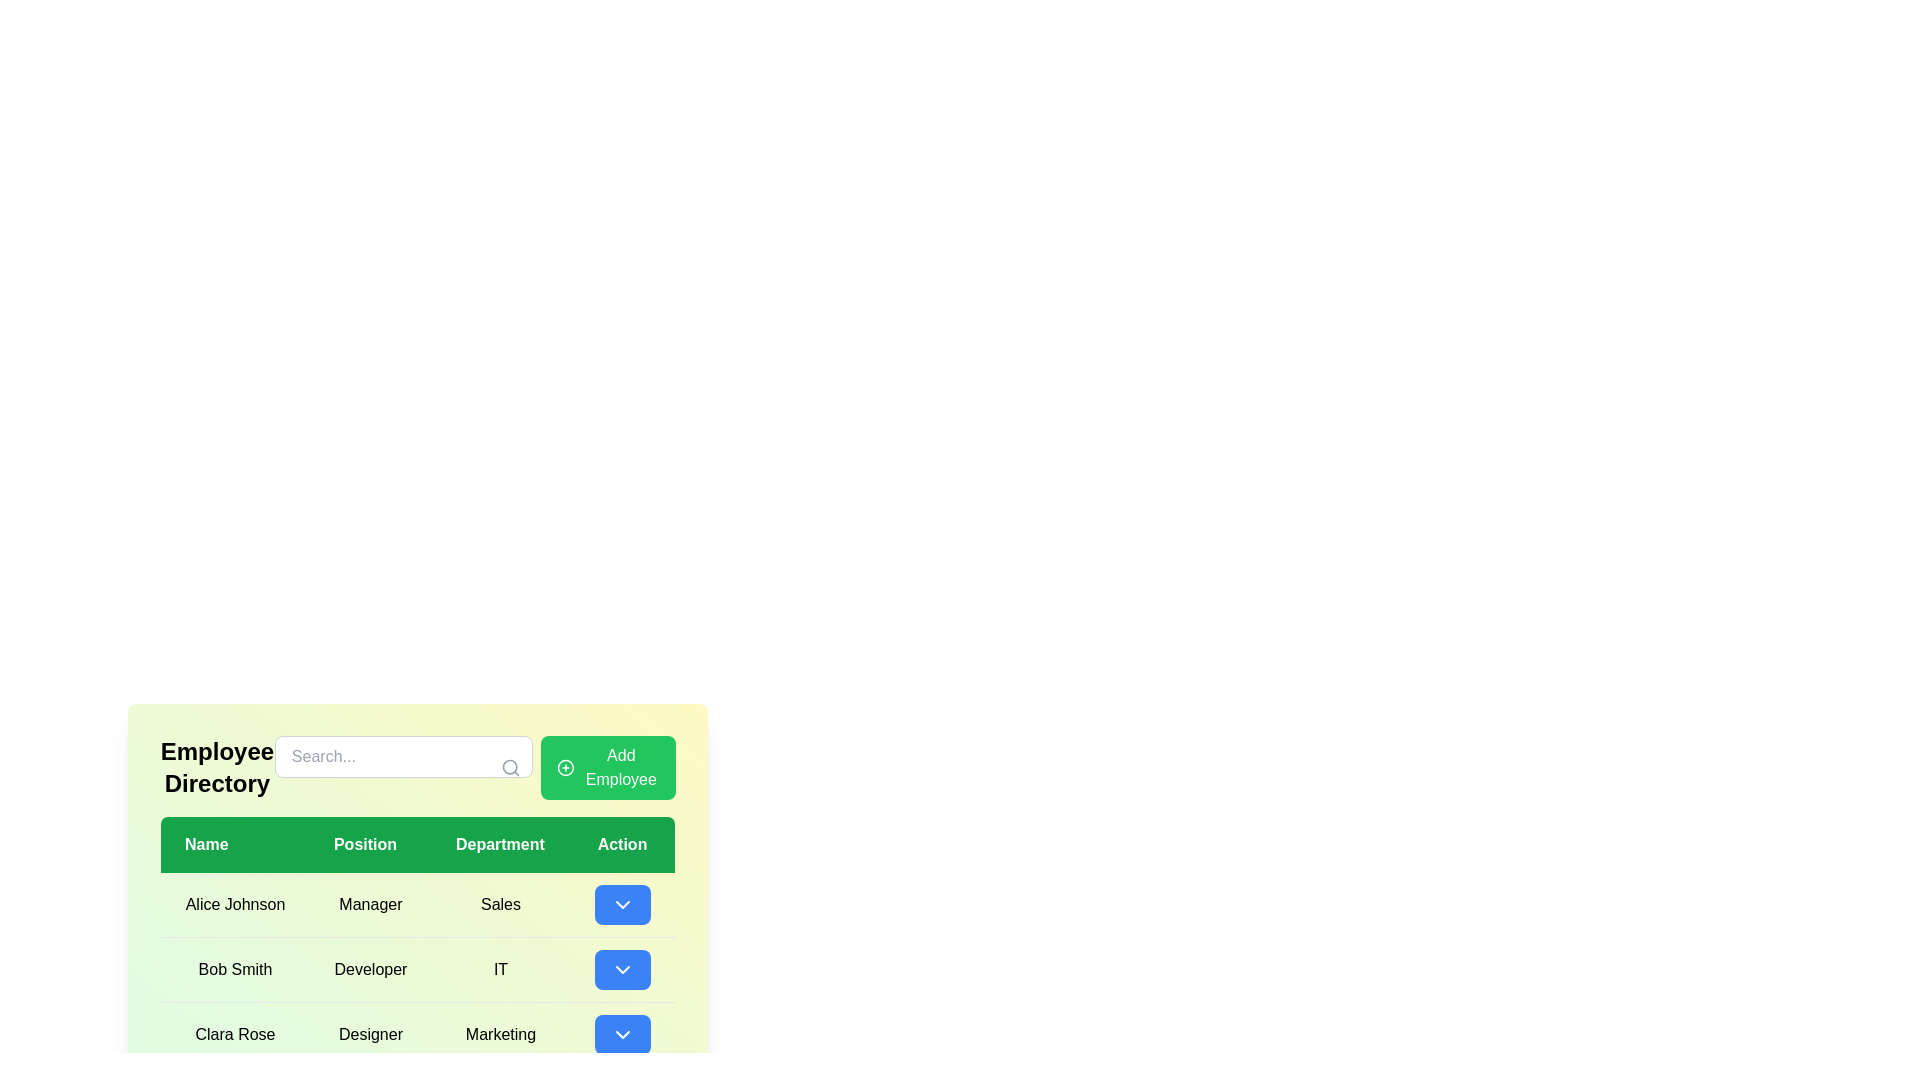 The width and height of the screenshot is (1920, 1080). I want to click on the 'Add New Employee' button located to the right of the search bar, so click(607, 766).